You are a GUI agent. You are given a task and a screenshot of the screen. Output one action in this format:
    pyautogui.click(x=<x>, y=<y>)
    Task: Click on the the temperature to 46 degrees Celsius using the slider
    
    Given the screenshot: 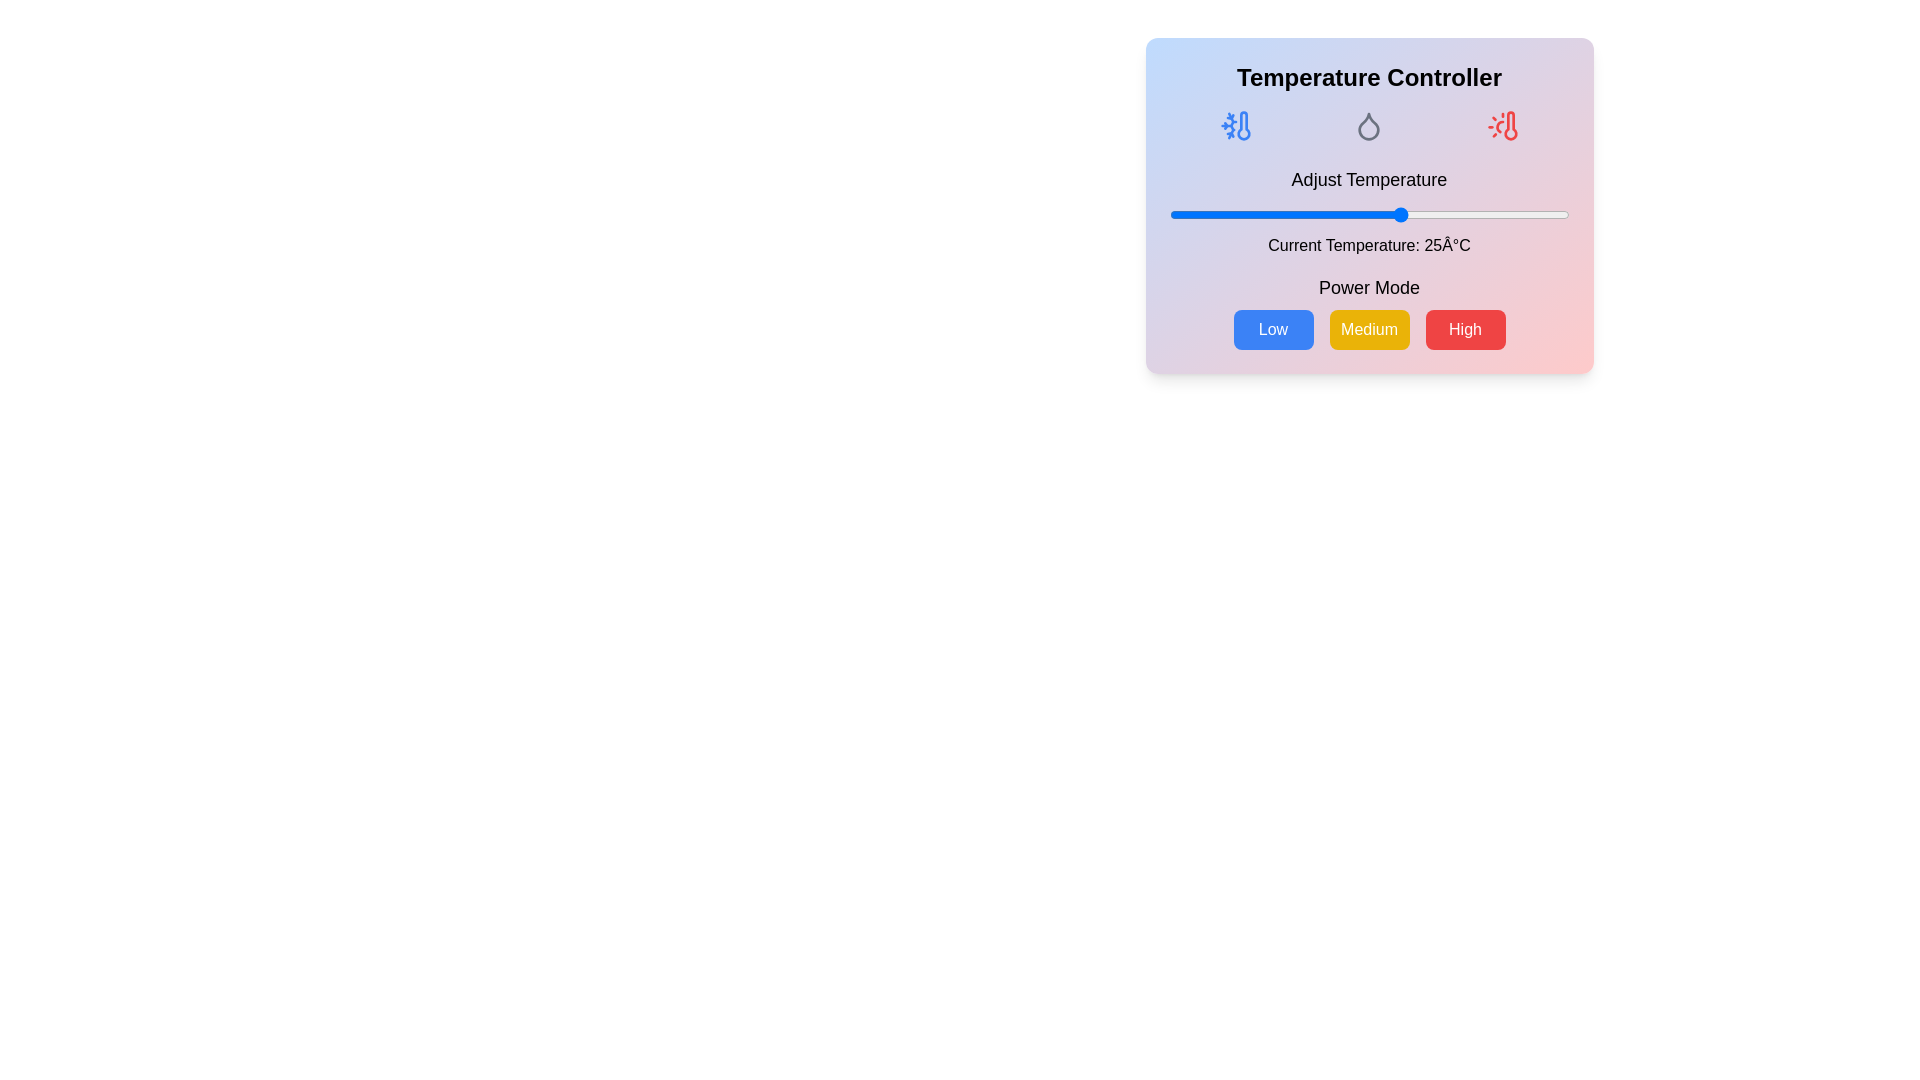 What is the action you would take?
    pyautogui.click(x=1541, y=215)
    